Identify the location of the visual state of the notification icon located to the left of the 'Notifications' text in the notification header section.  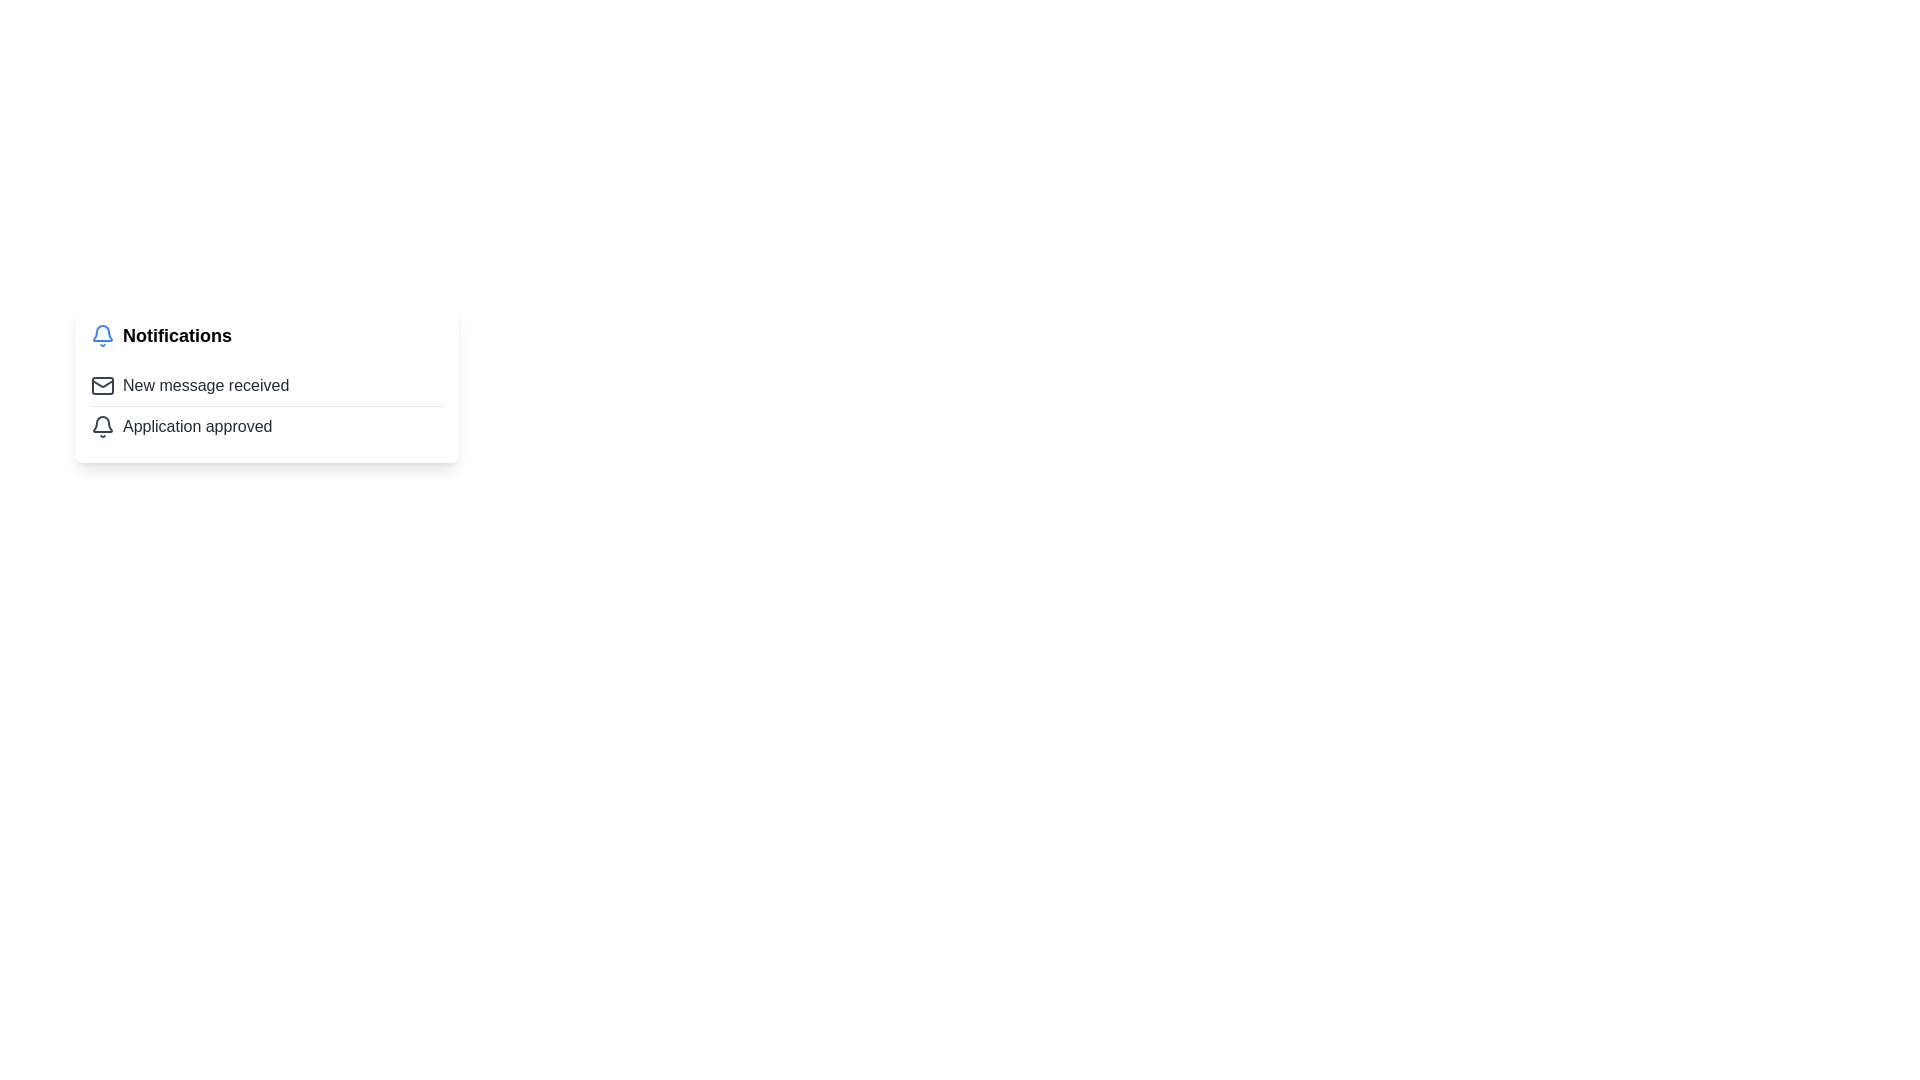
(101, 334).